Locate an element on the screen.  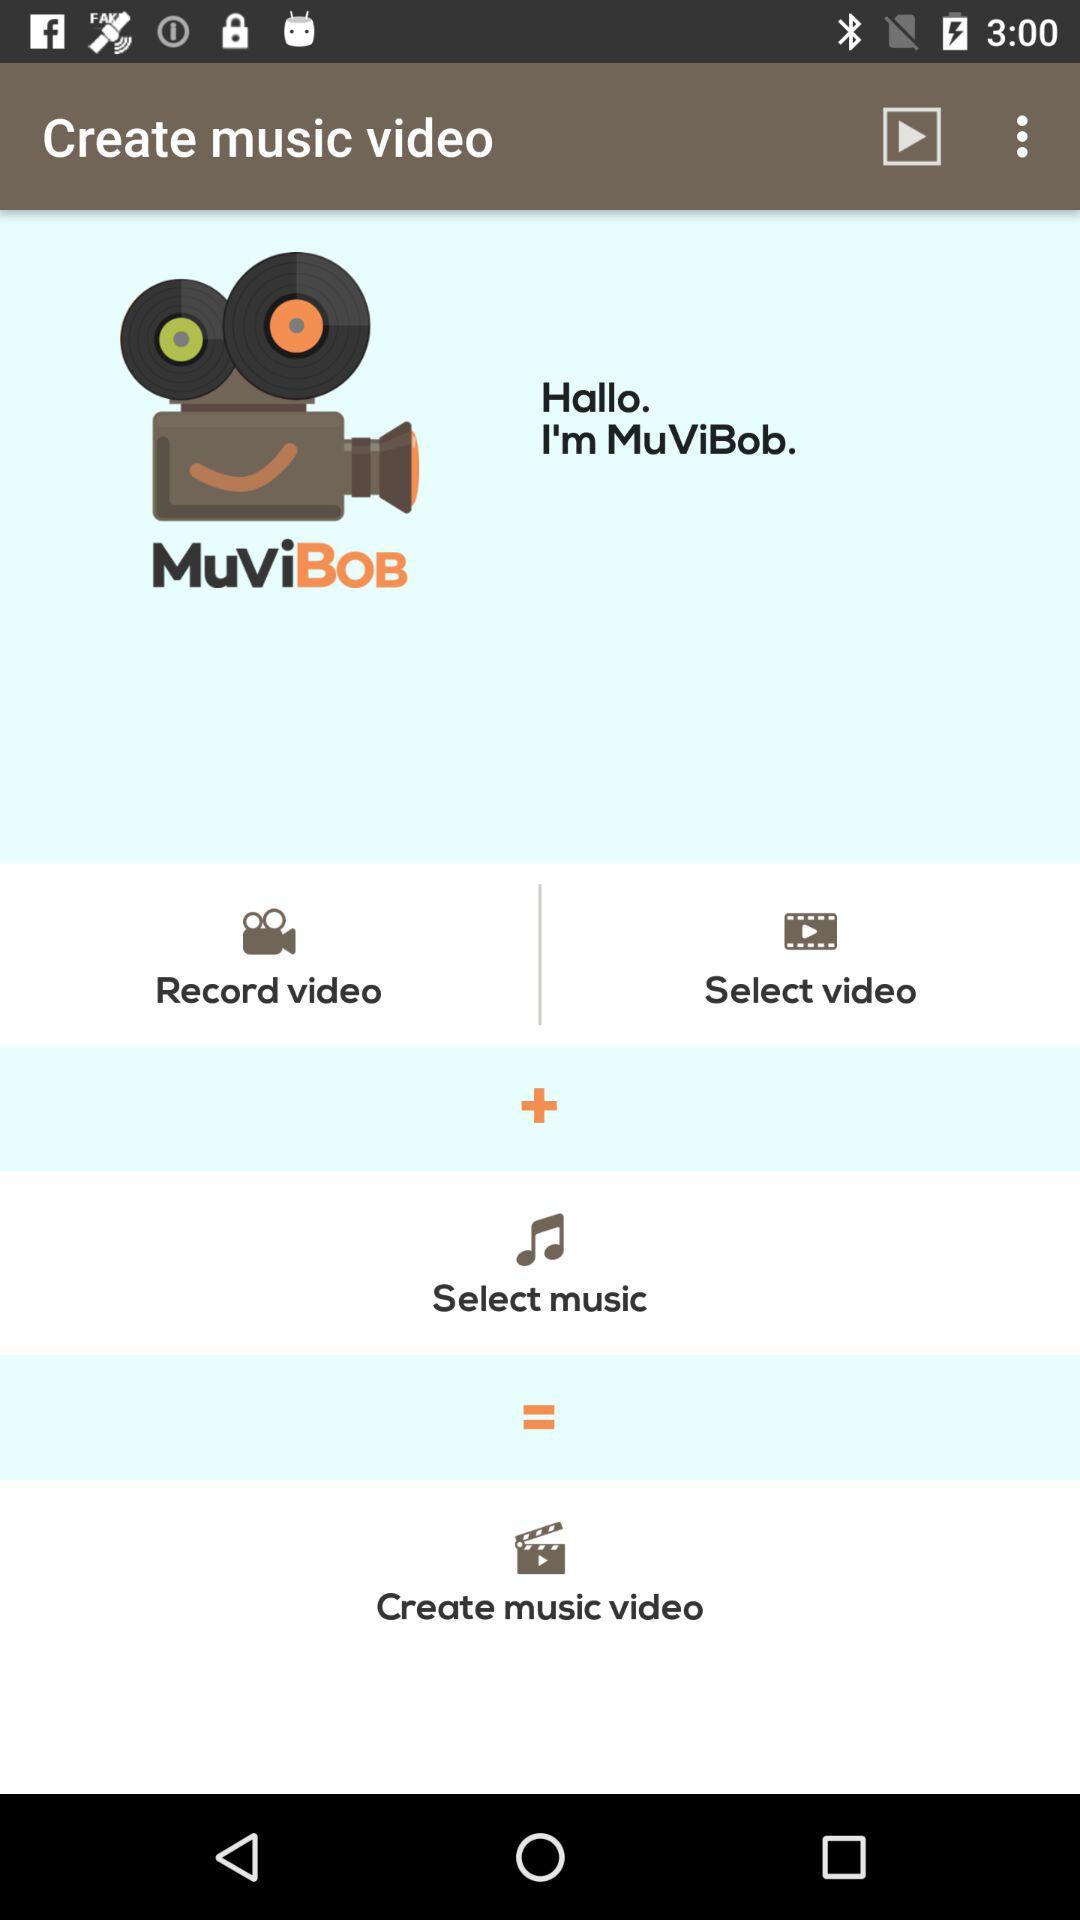
select music item is located at coordinates (540, 1261).